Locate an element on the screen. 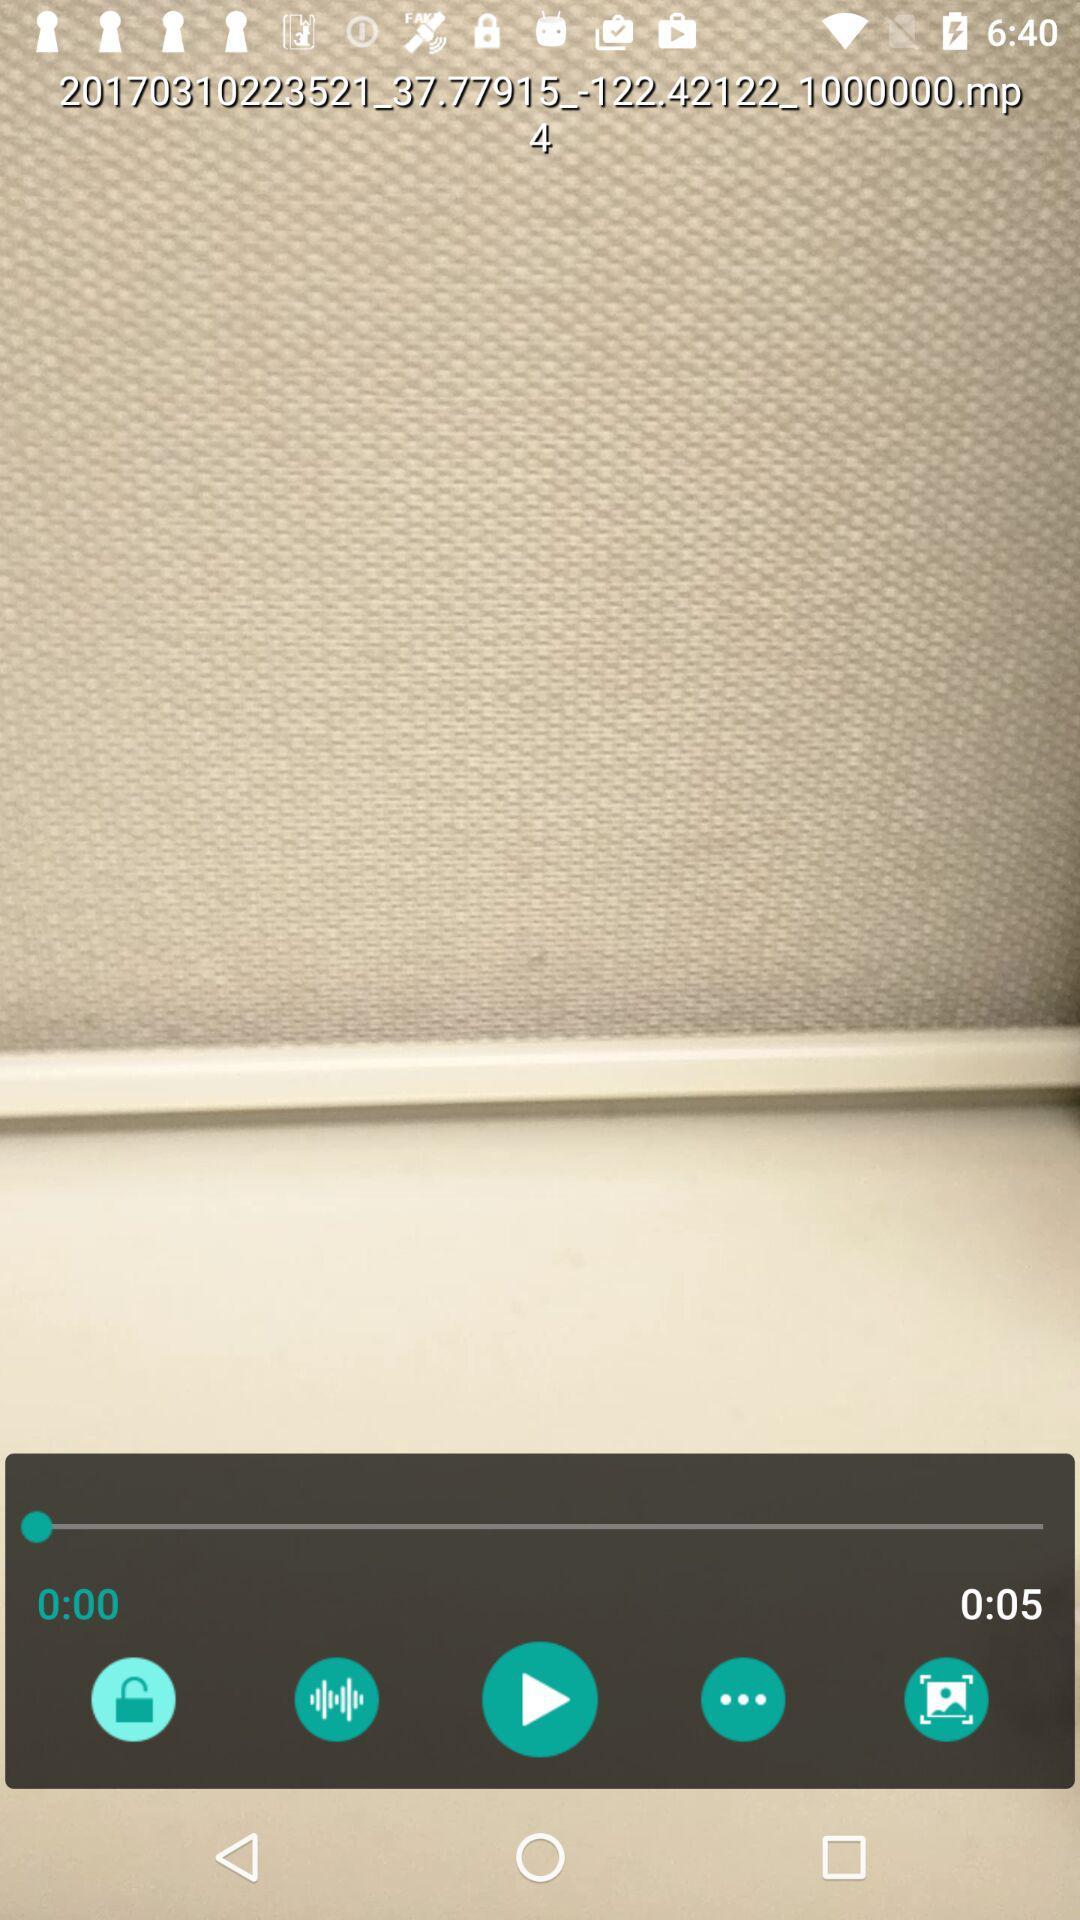 The height and width of the screenshot is (1920, 1080). the globe icon is located at coordinates (335, 1698).